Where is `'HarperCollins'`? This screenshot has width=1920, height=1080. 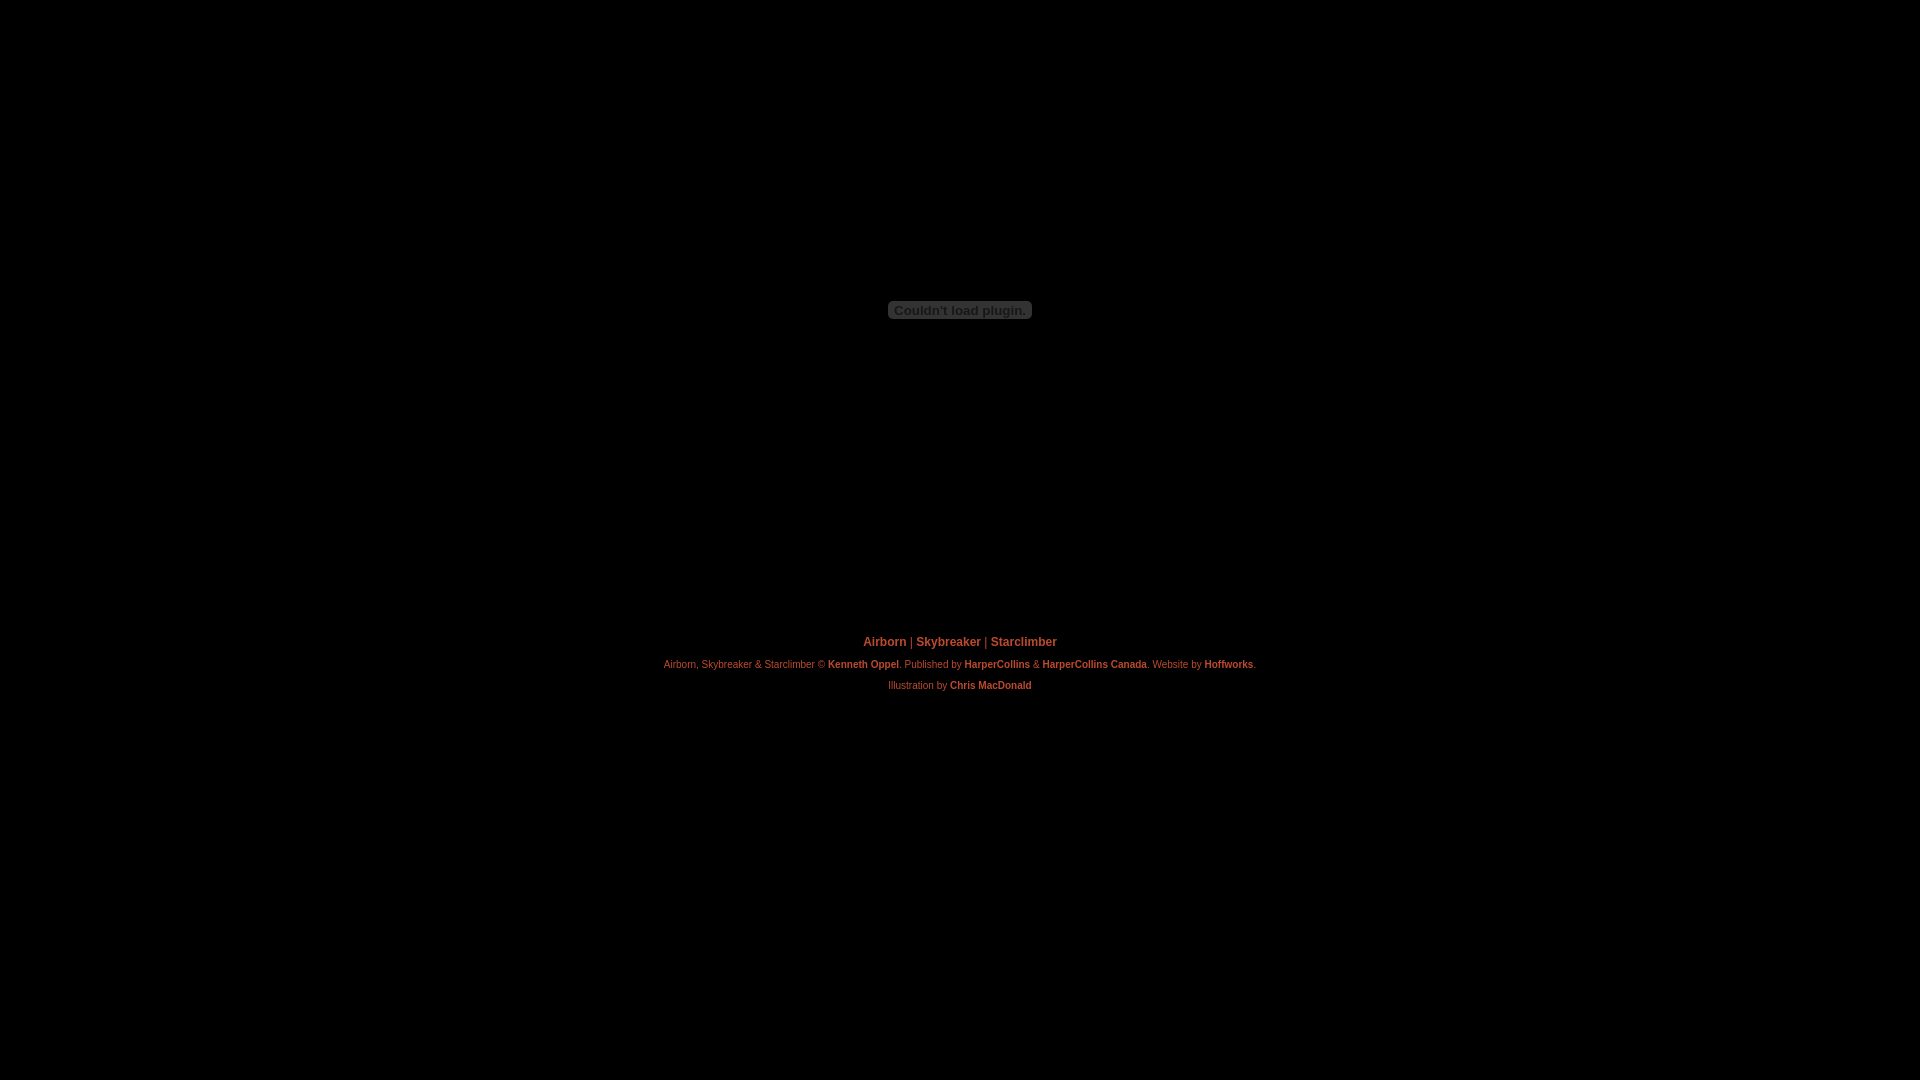 'HarperCollins' is located at coordinates (998, 664).